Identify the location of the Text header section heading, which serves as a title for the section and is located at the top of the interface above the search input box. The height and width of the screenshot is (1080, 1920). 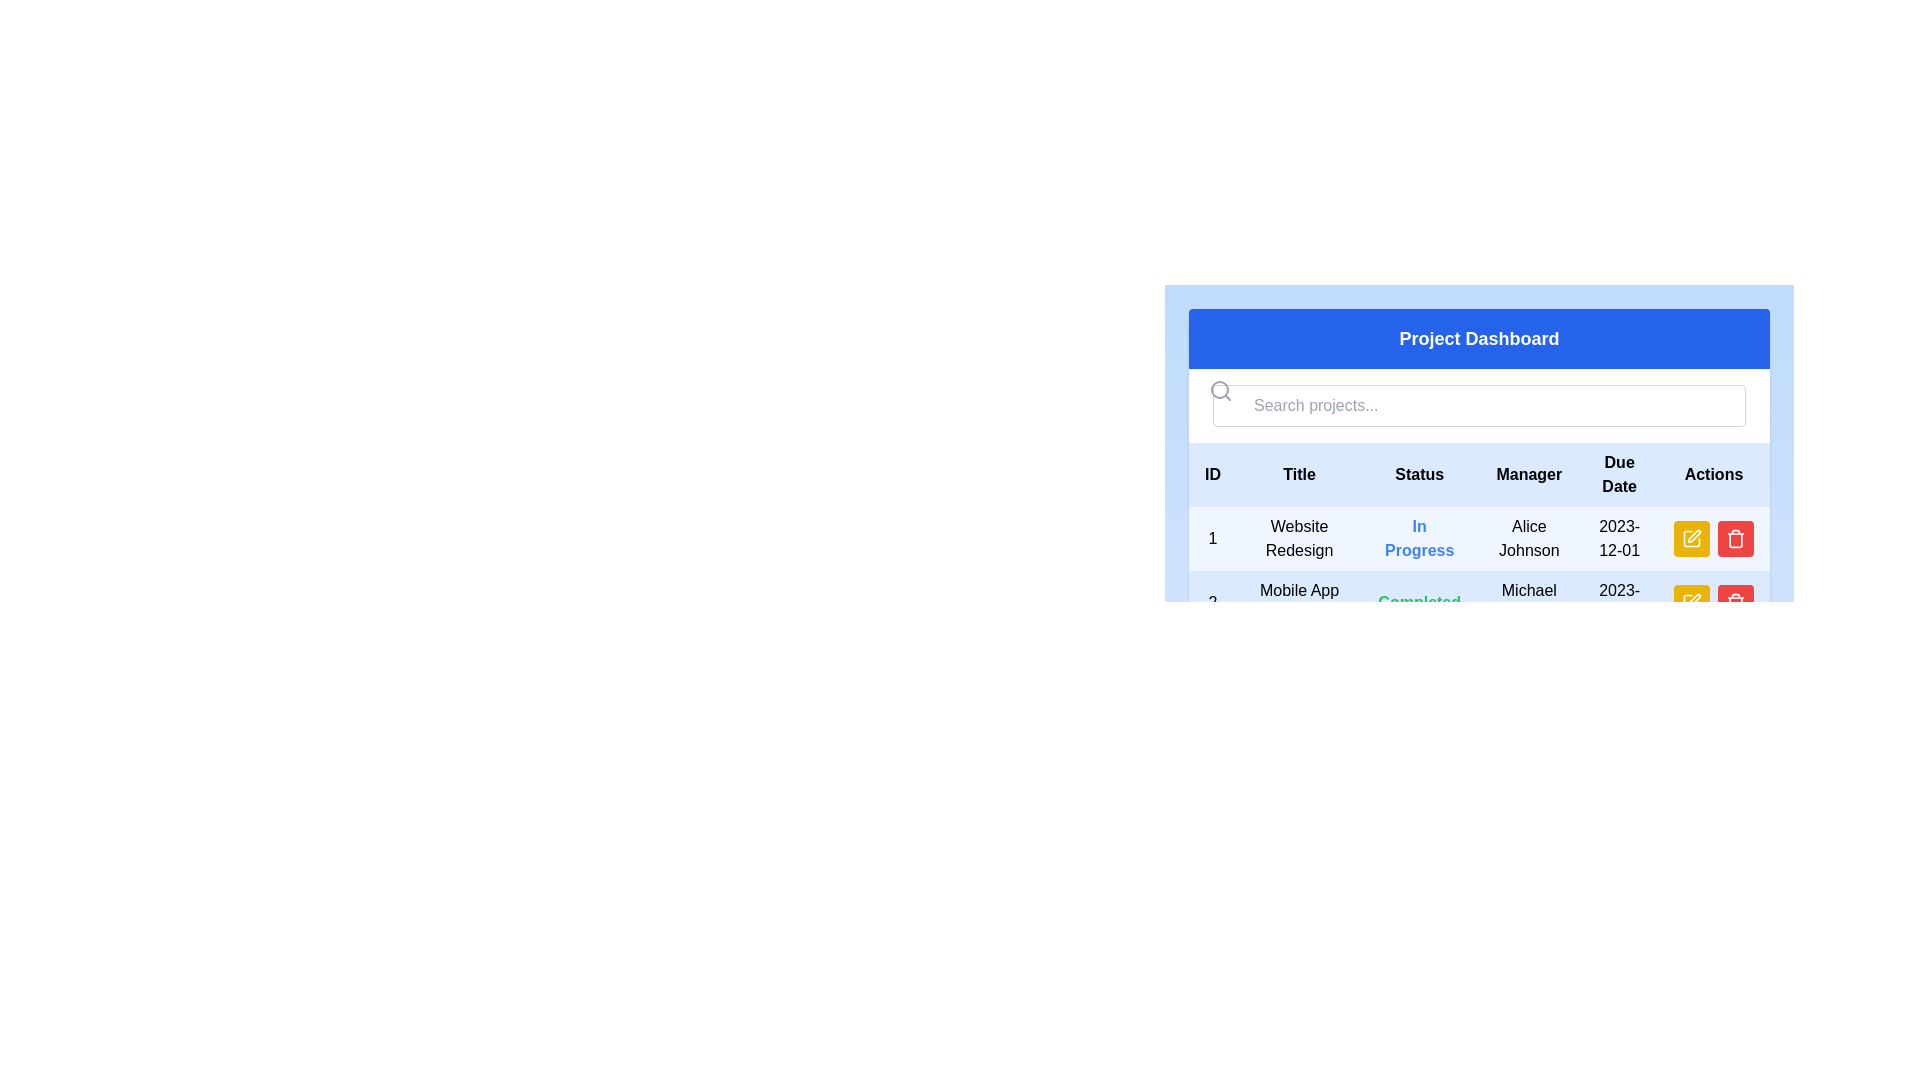
(1479, 338).